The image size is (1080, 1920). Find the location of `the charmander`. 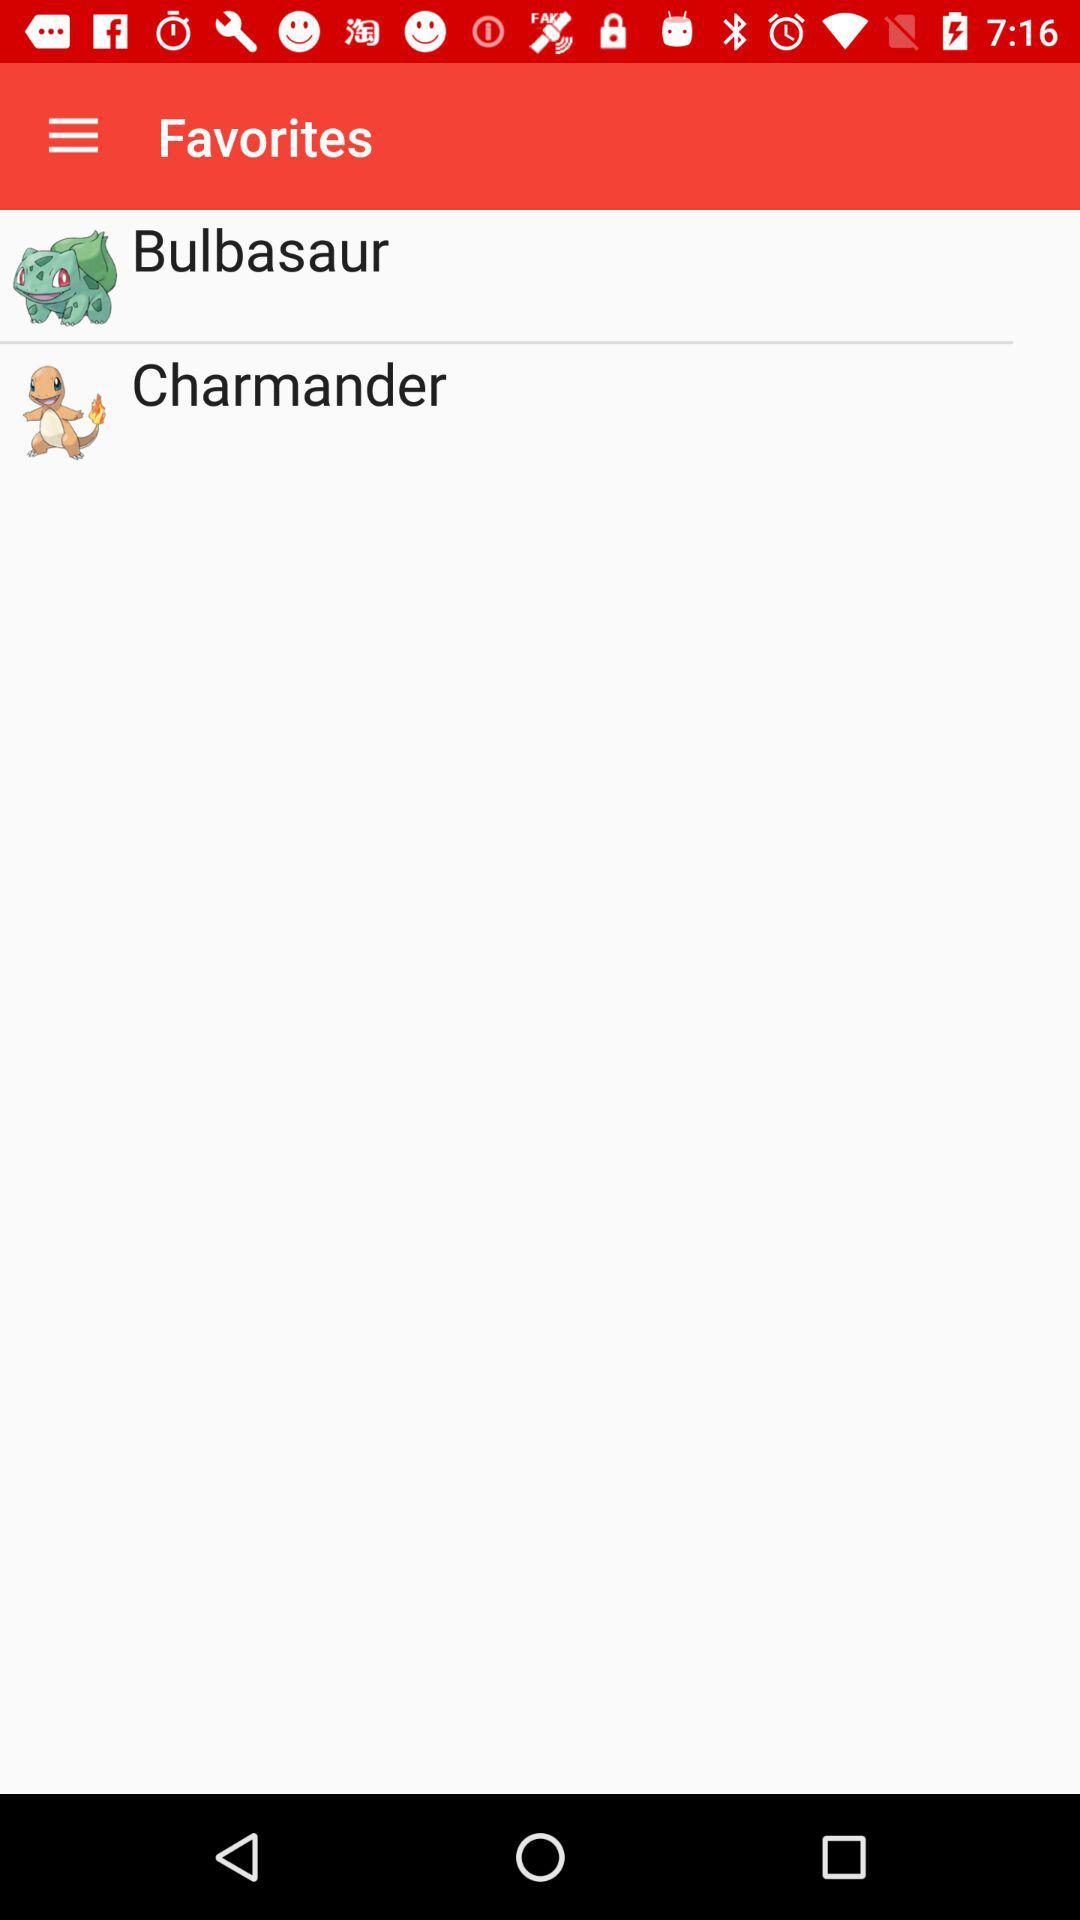

the charmander is located at coordinates (572, 408).